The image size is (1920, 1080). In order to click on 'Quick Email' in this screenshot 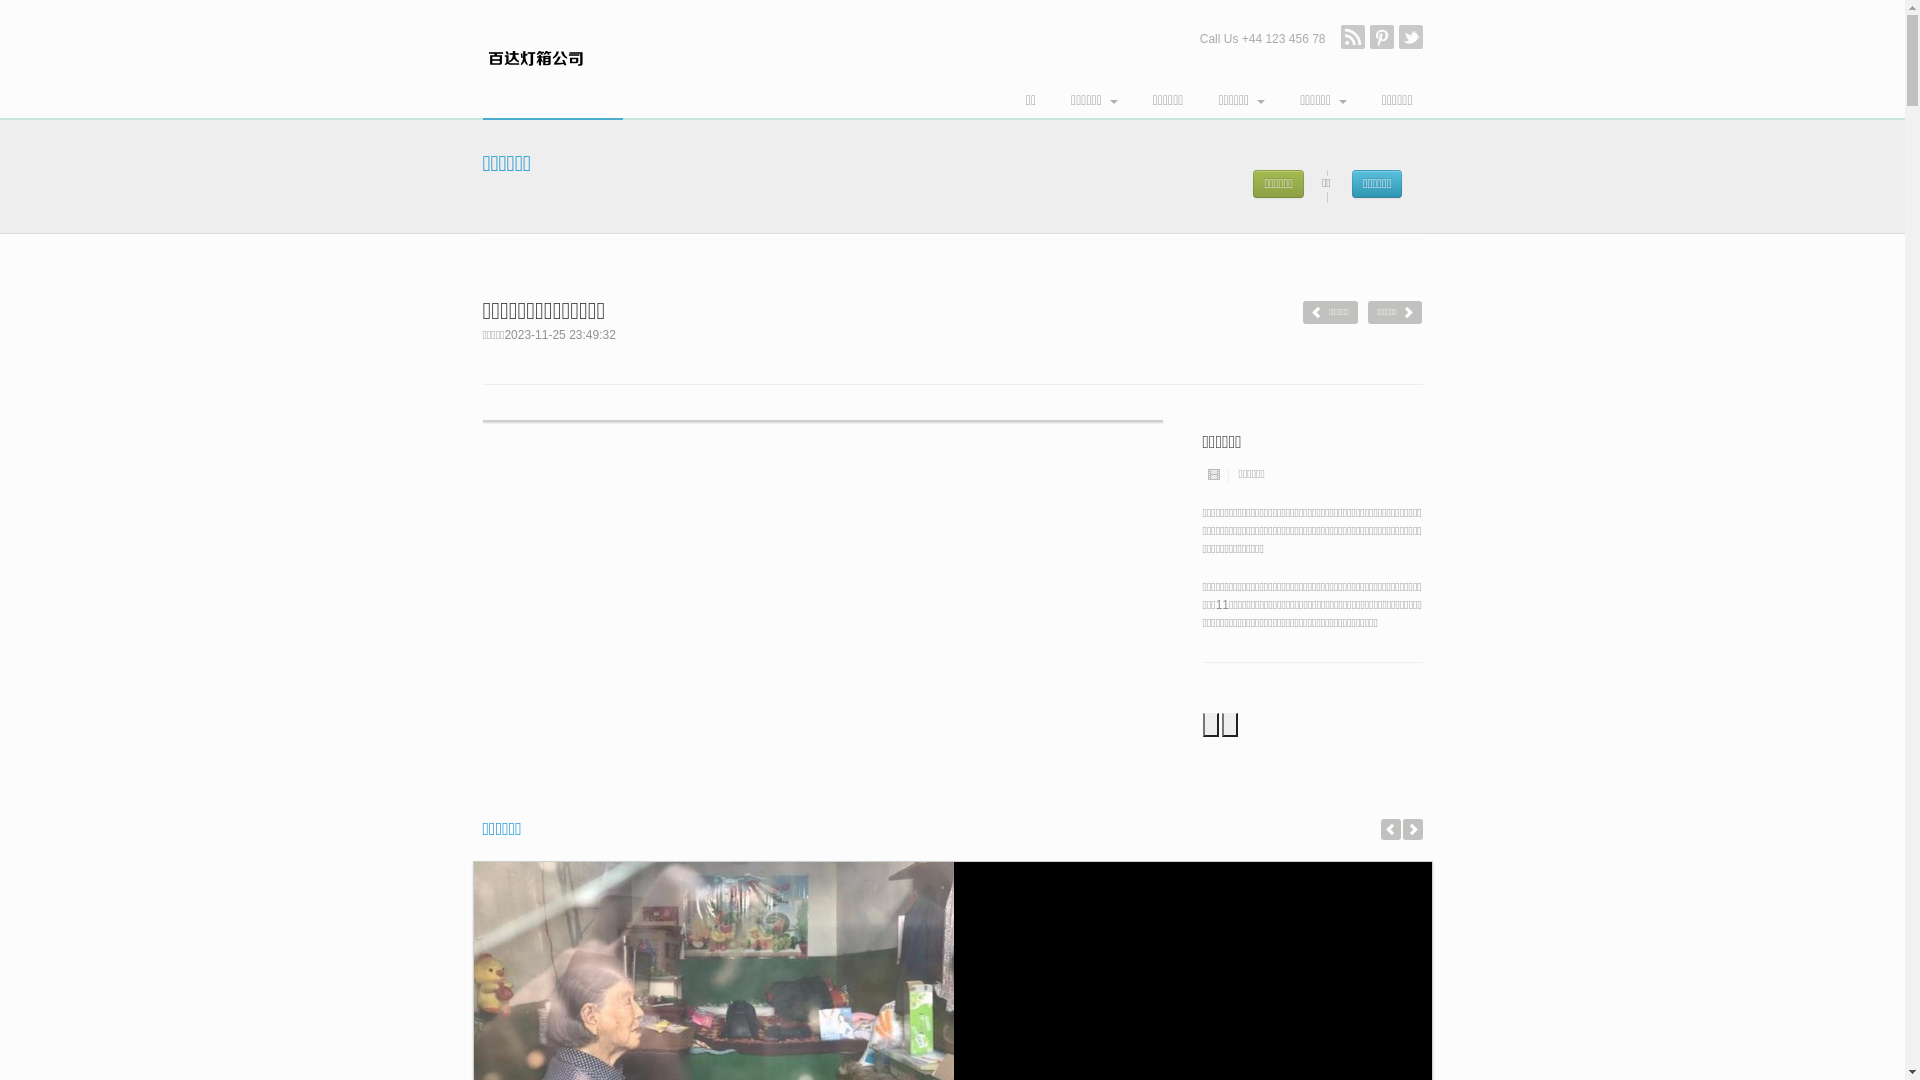, I will do `click(1381, 37)`.